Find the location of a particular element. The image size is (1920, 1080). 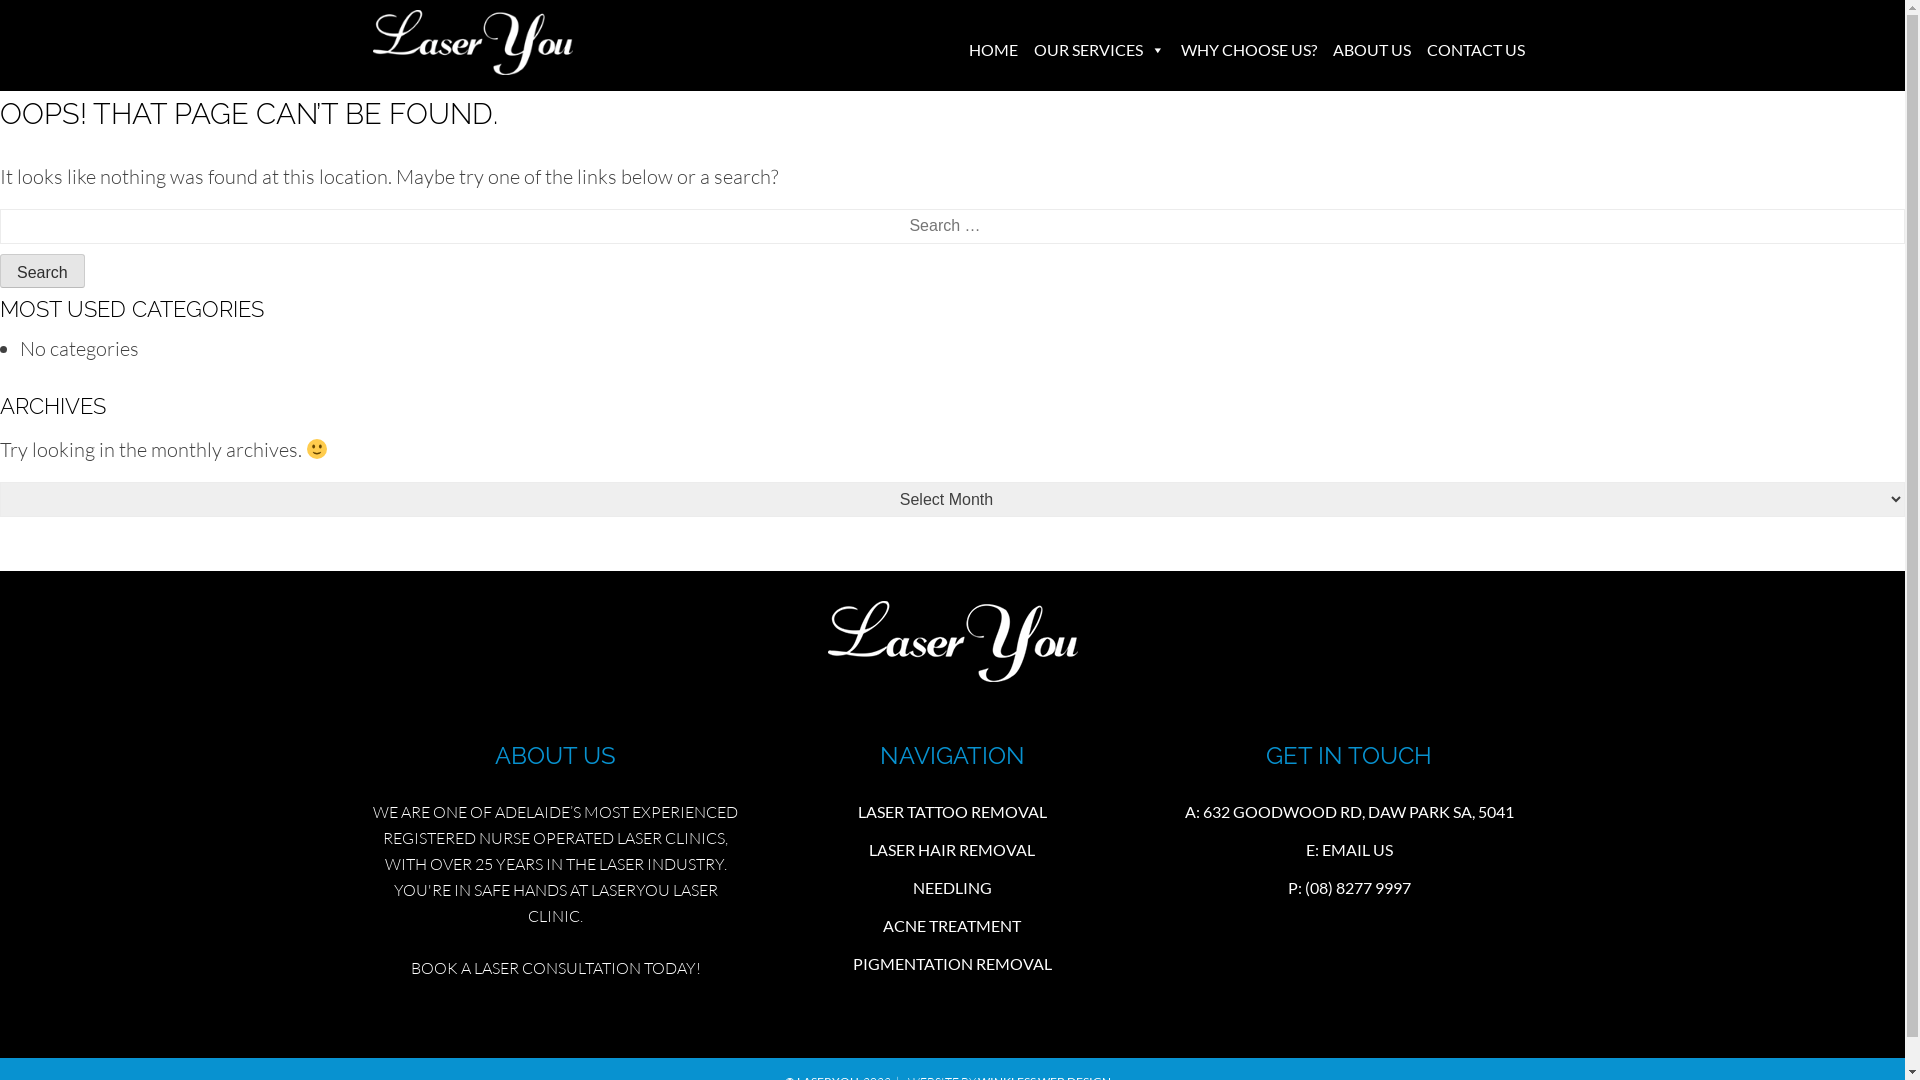

'OUR SERVICES' is located at coordinates (1098, 49).